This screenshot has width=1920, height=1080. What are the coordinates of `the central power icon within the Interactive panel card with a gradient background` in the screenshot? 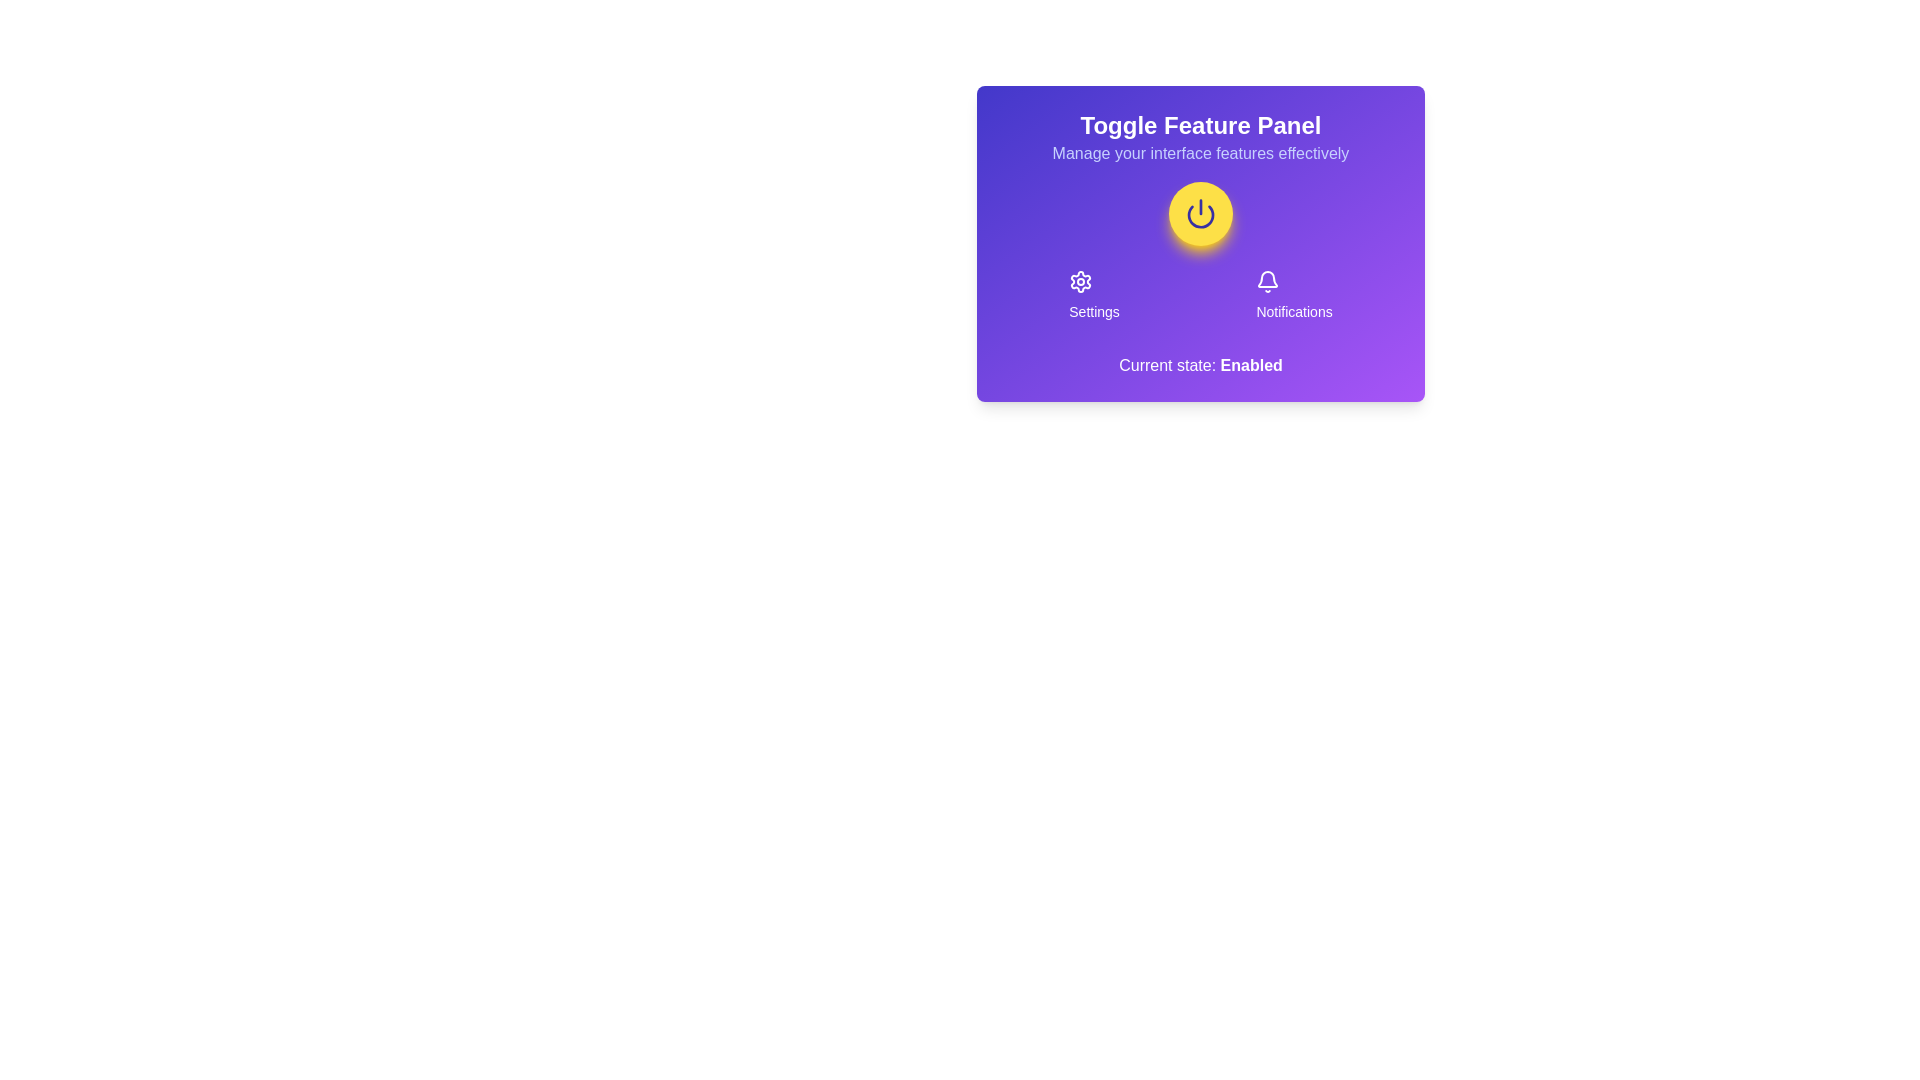 It's located at (1200, 242).